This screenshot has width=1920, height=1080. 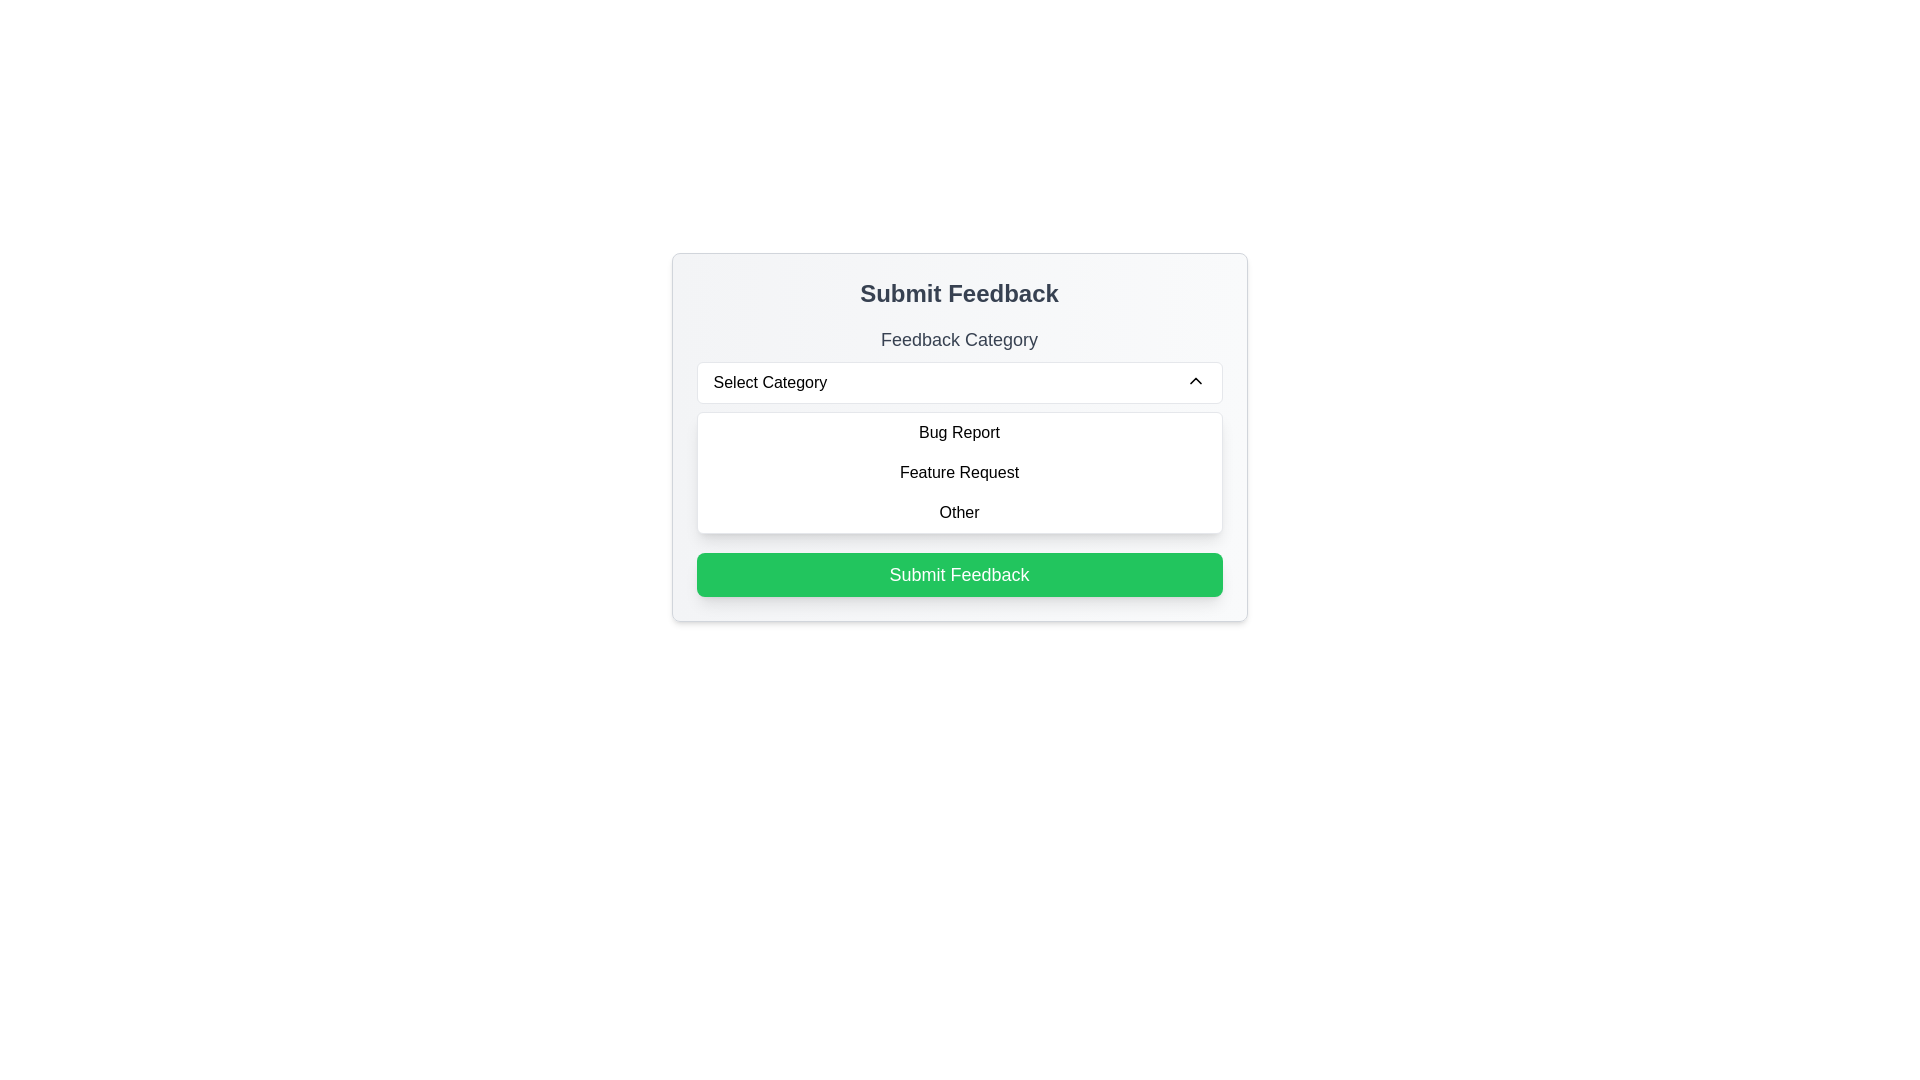 What do you see at coordinates (958, 338) in the screenshot?
I see `the 'Feedback Category' text label element, which is a medium gray text label aligned as a block format, positioned below the 'Submit Feedback' heading` at bounding box center [958, 338].